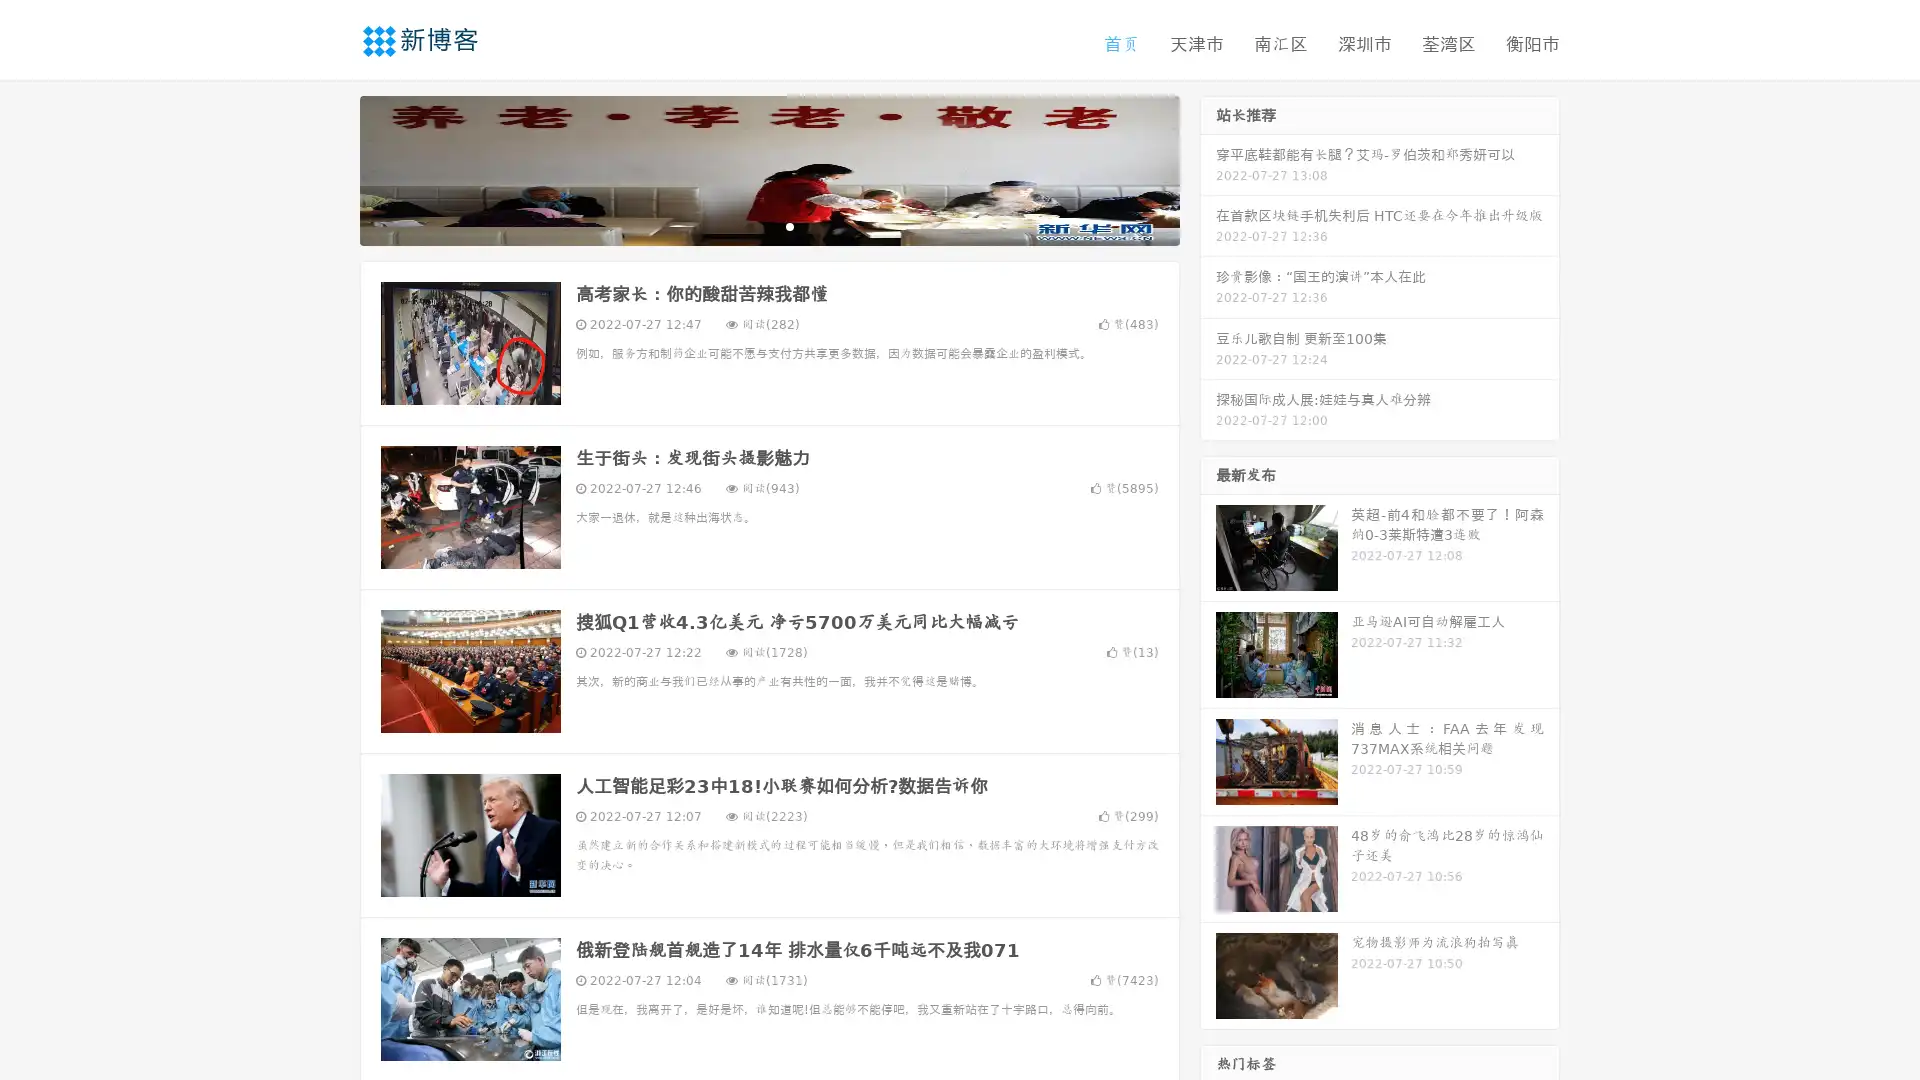  What do you see at coordinates (1208, 168) in the screenshot?
I see `Next slide` at bounding box center [1208, 168].